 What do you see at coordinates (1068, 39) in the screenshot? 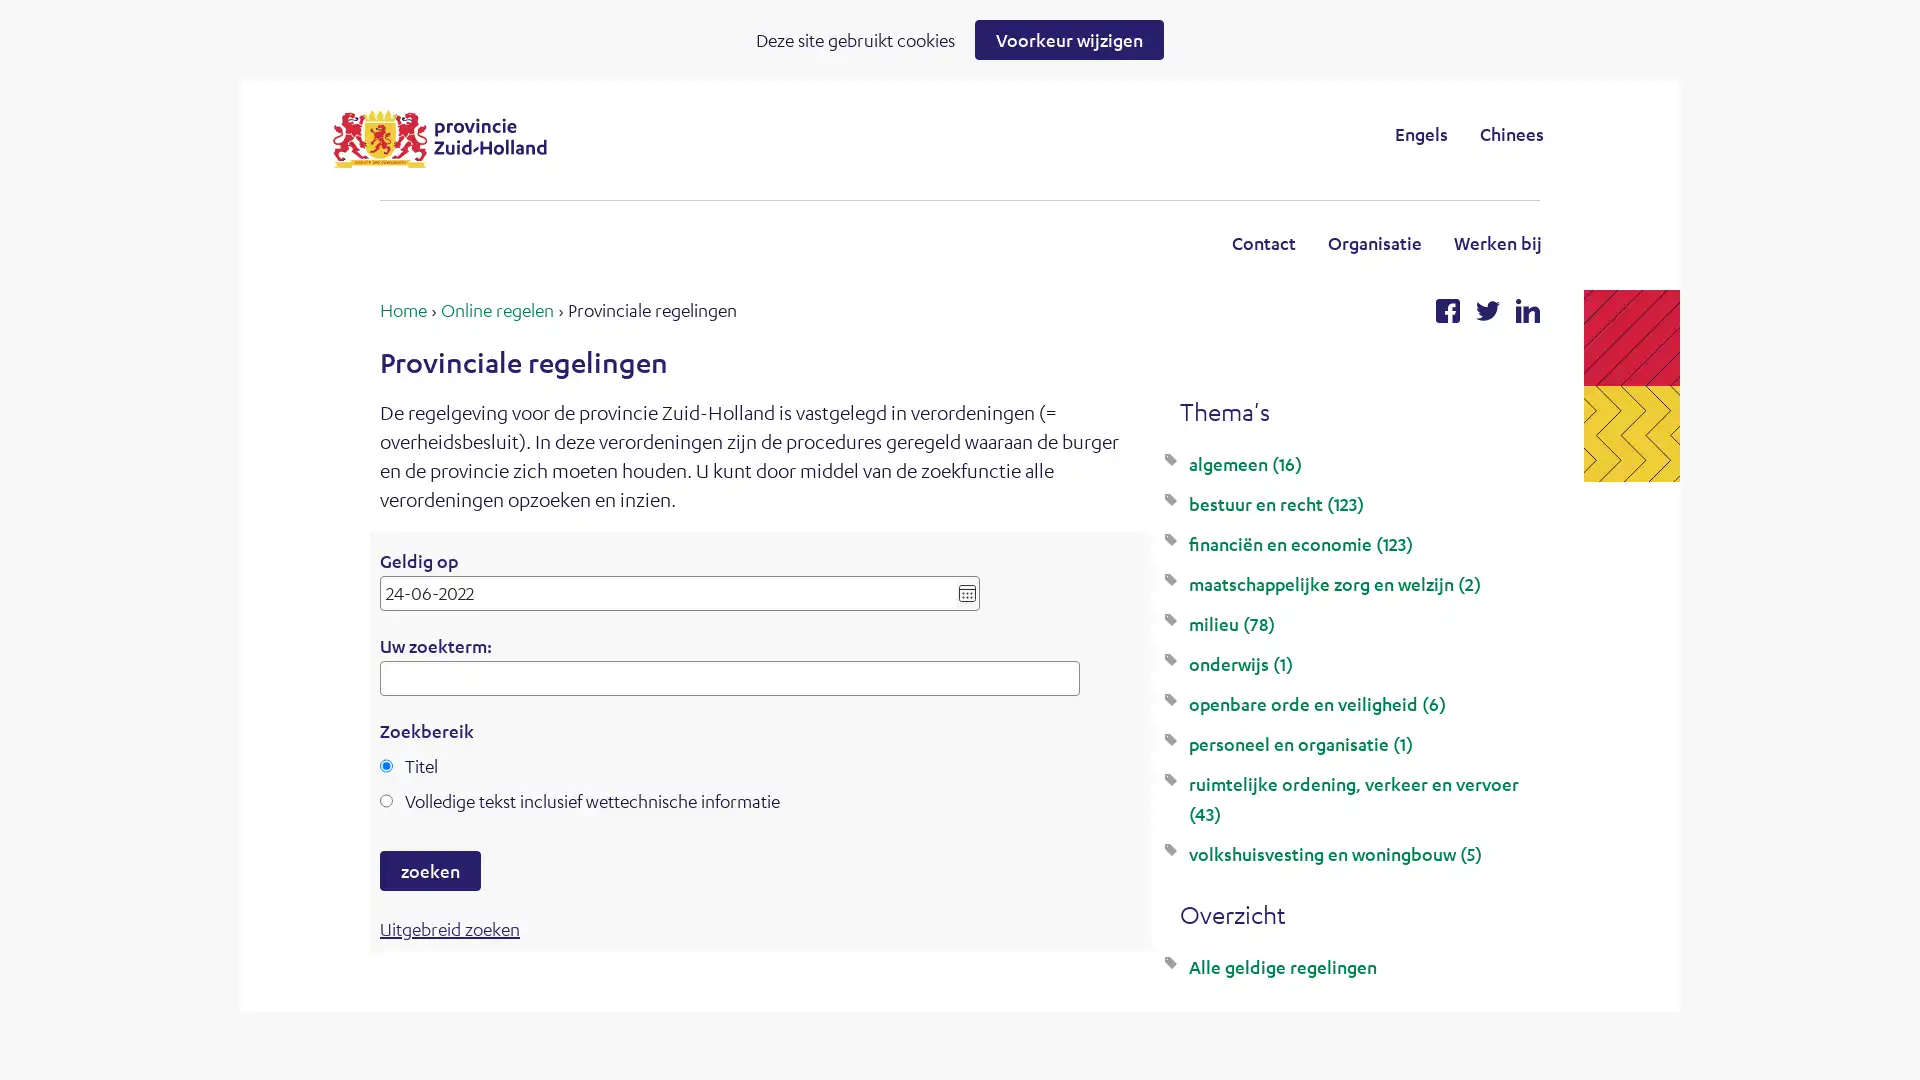
I see `Voorkeur wijzigen` at bounding box center [1068, 39].